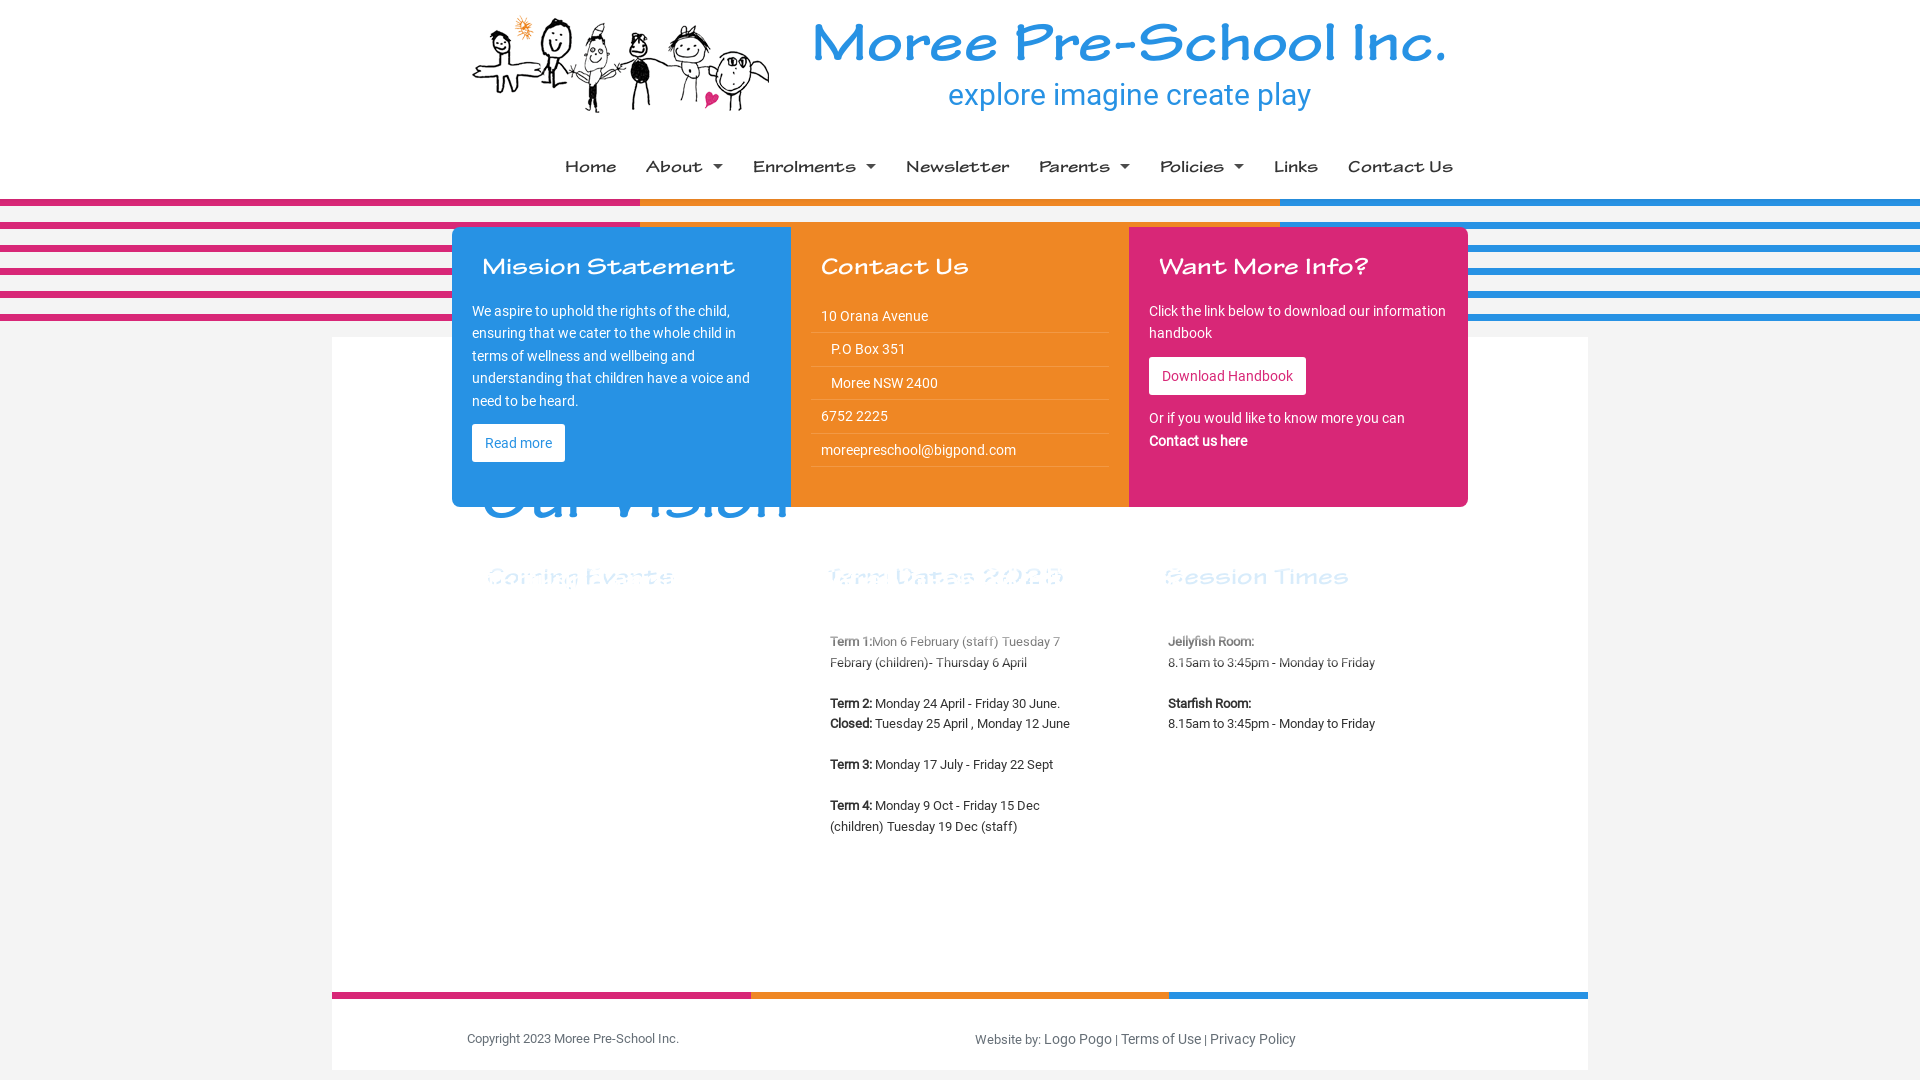 This screenshot has height=1080, width=1920. I want to click on 'Policies', so click(1200, 165).